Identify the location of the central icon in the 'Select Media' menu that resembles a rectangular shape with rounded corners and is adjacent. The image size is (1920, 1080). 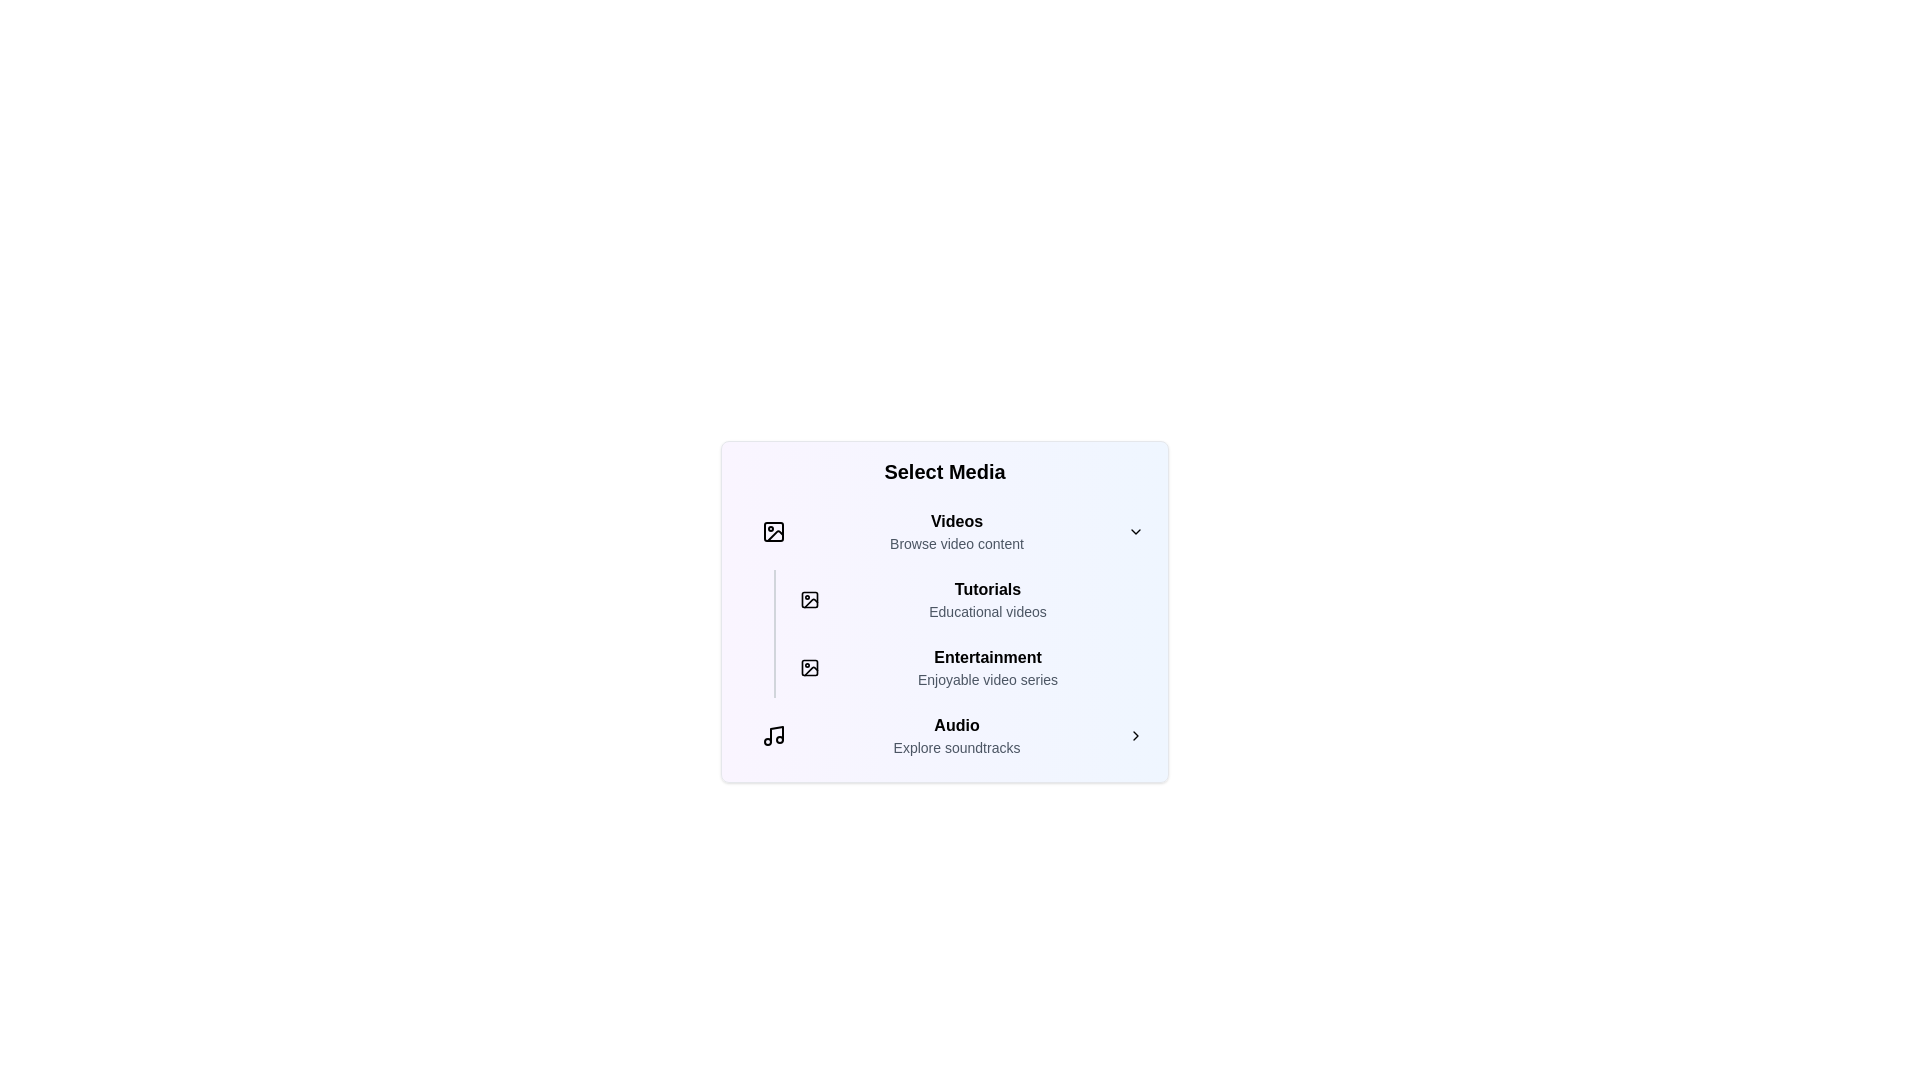
(810, 599).